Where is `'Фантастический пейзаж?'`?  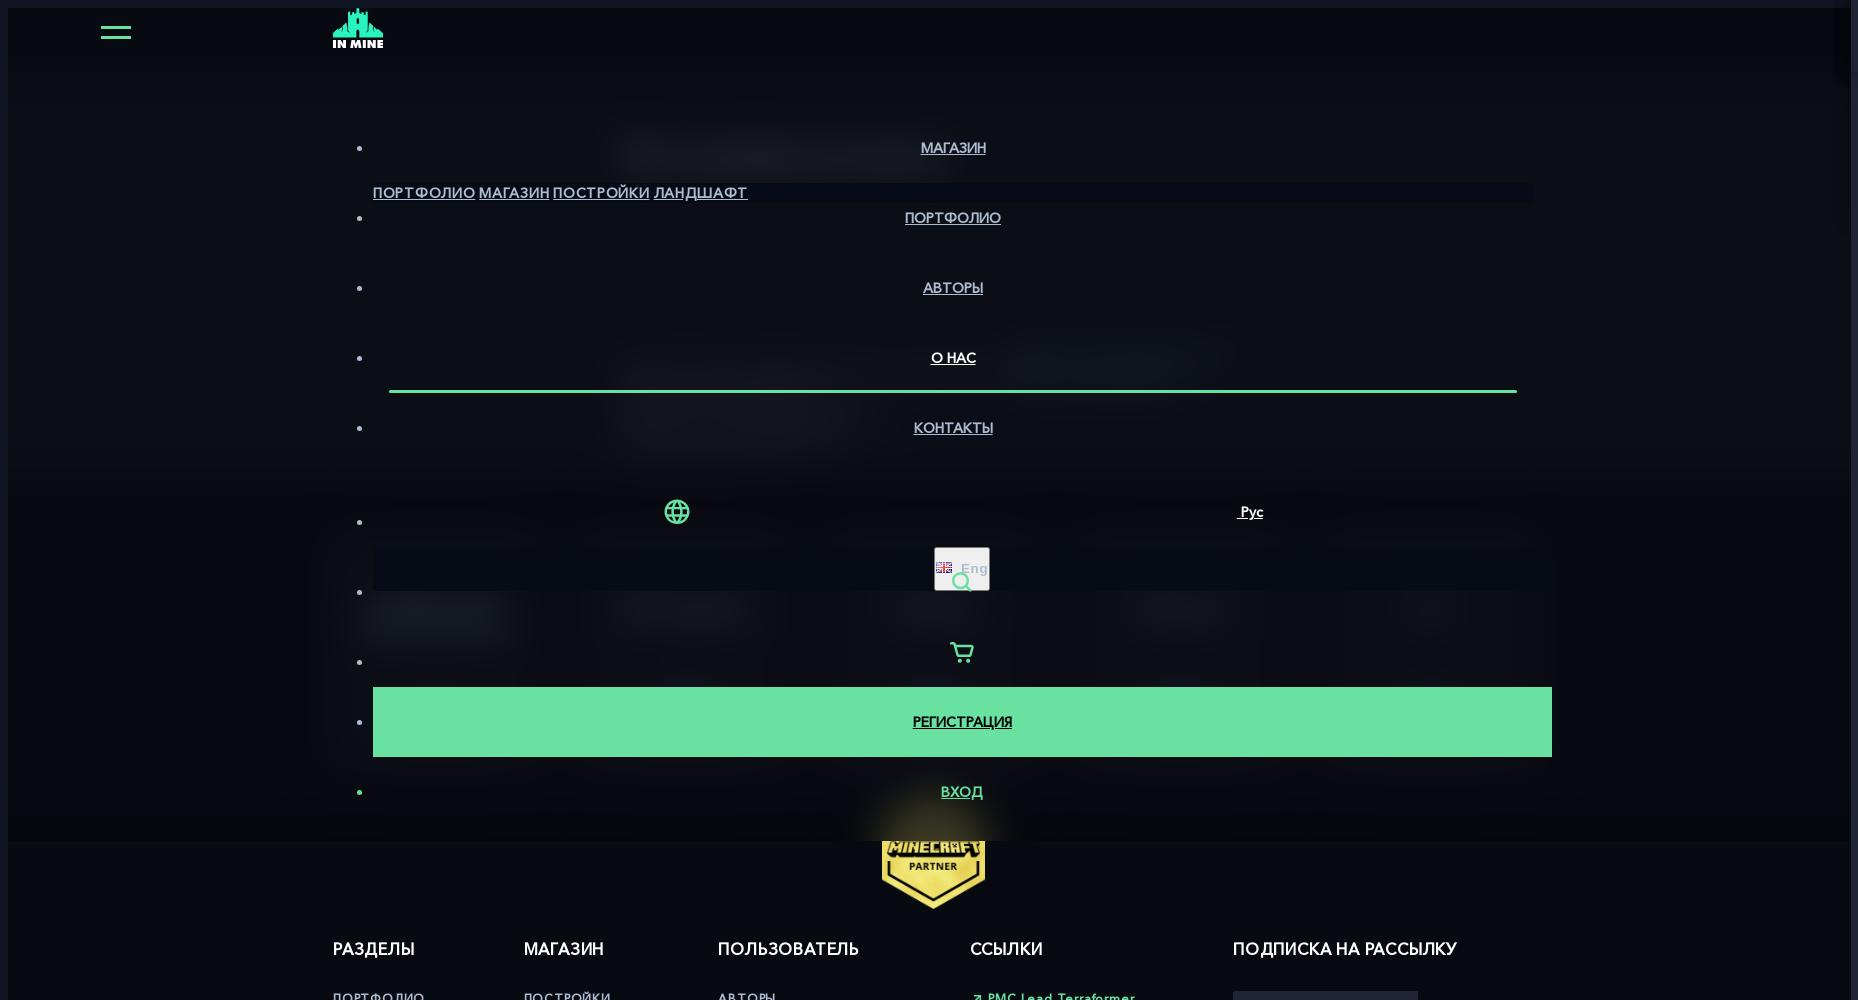
'Фантастический пейзаж?' is located at coordinates (719, 393).